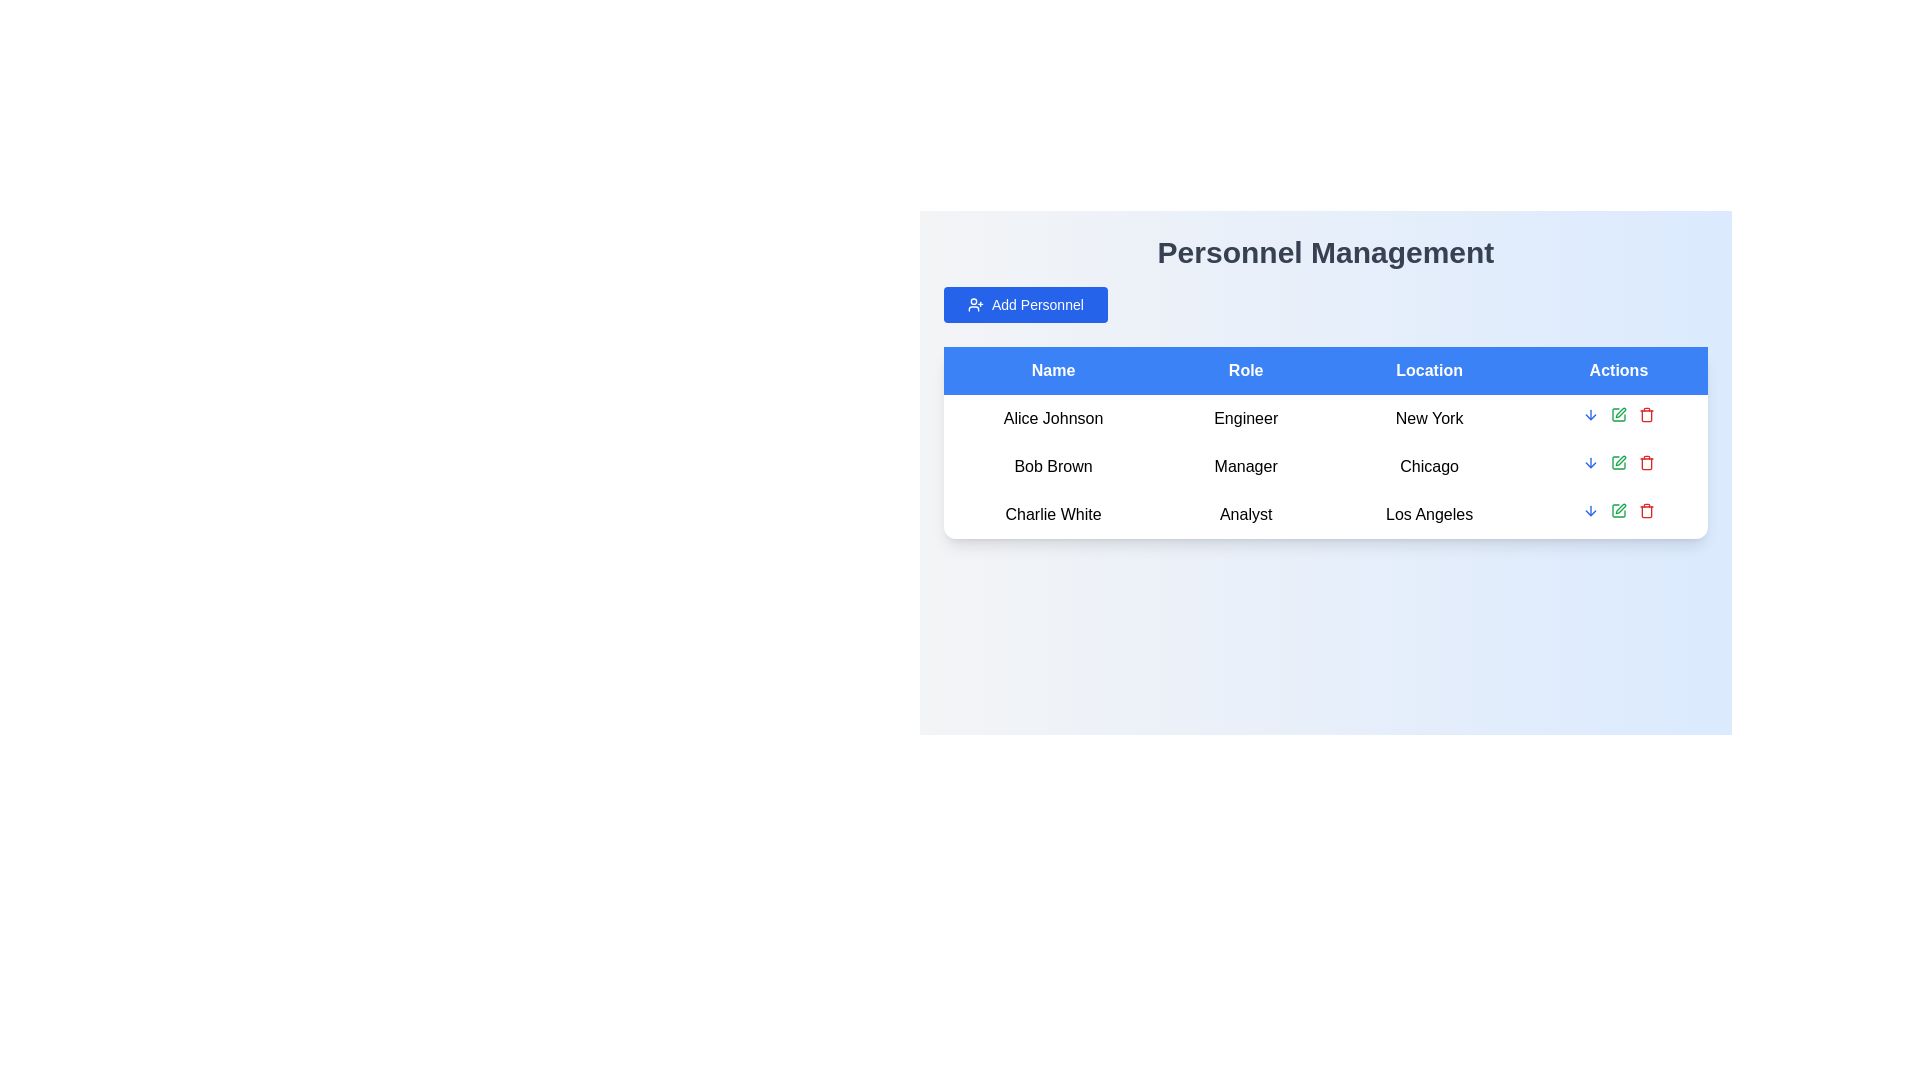 This screenshot has width=1920, height=1080. I want to click on the text label displaying 'Bob Brown', which is located in the second row and first column of the table under the 'Name' header, so click(1052, 466).